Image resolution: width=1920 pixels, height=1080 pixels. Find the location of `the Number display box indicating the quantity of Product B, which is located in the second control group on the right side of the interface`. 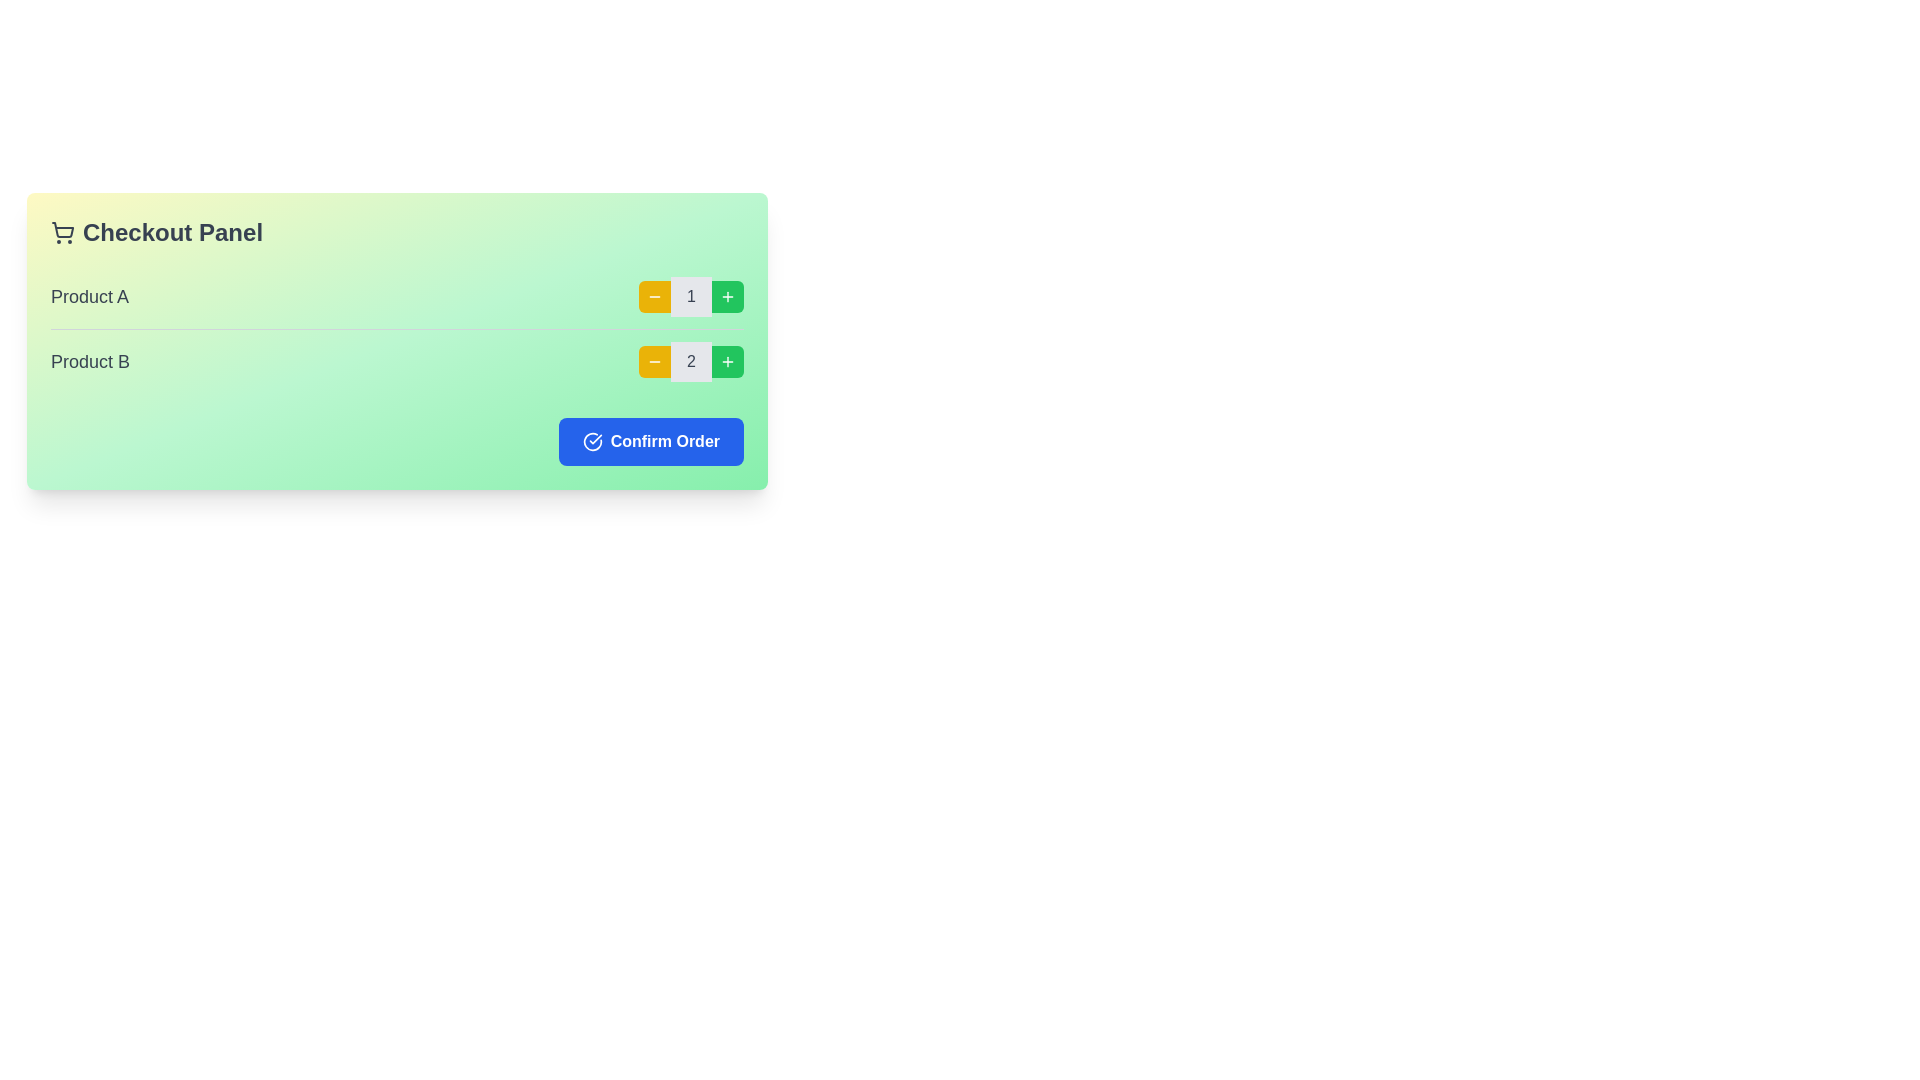

the Number display box indicating the quantity of Product B, which is located in the second control group on the right side of the interface is located at coordinates (691, 362).